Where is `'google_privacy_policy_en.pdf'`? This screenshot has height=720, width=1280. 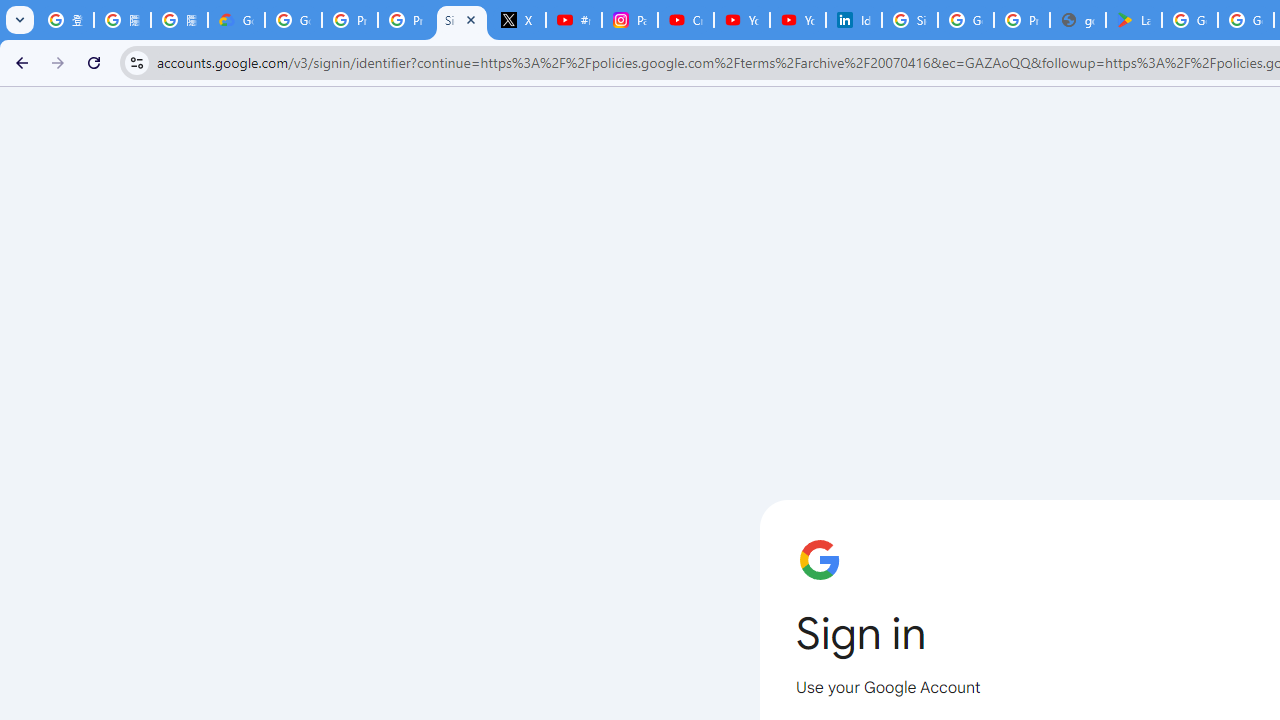 'google_privacy_policy_en.pdf' is located at coordinates (1076, 20).